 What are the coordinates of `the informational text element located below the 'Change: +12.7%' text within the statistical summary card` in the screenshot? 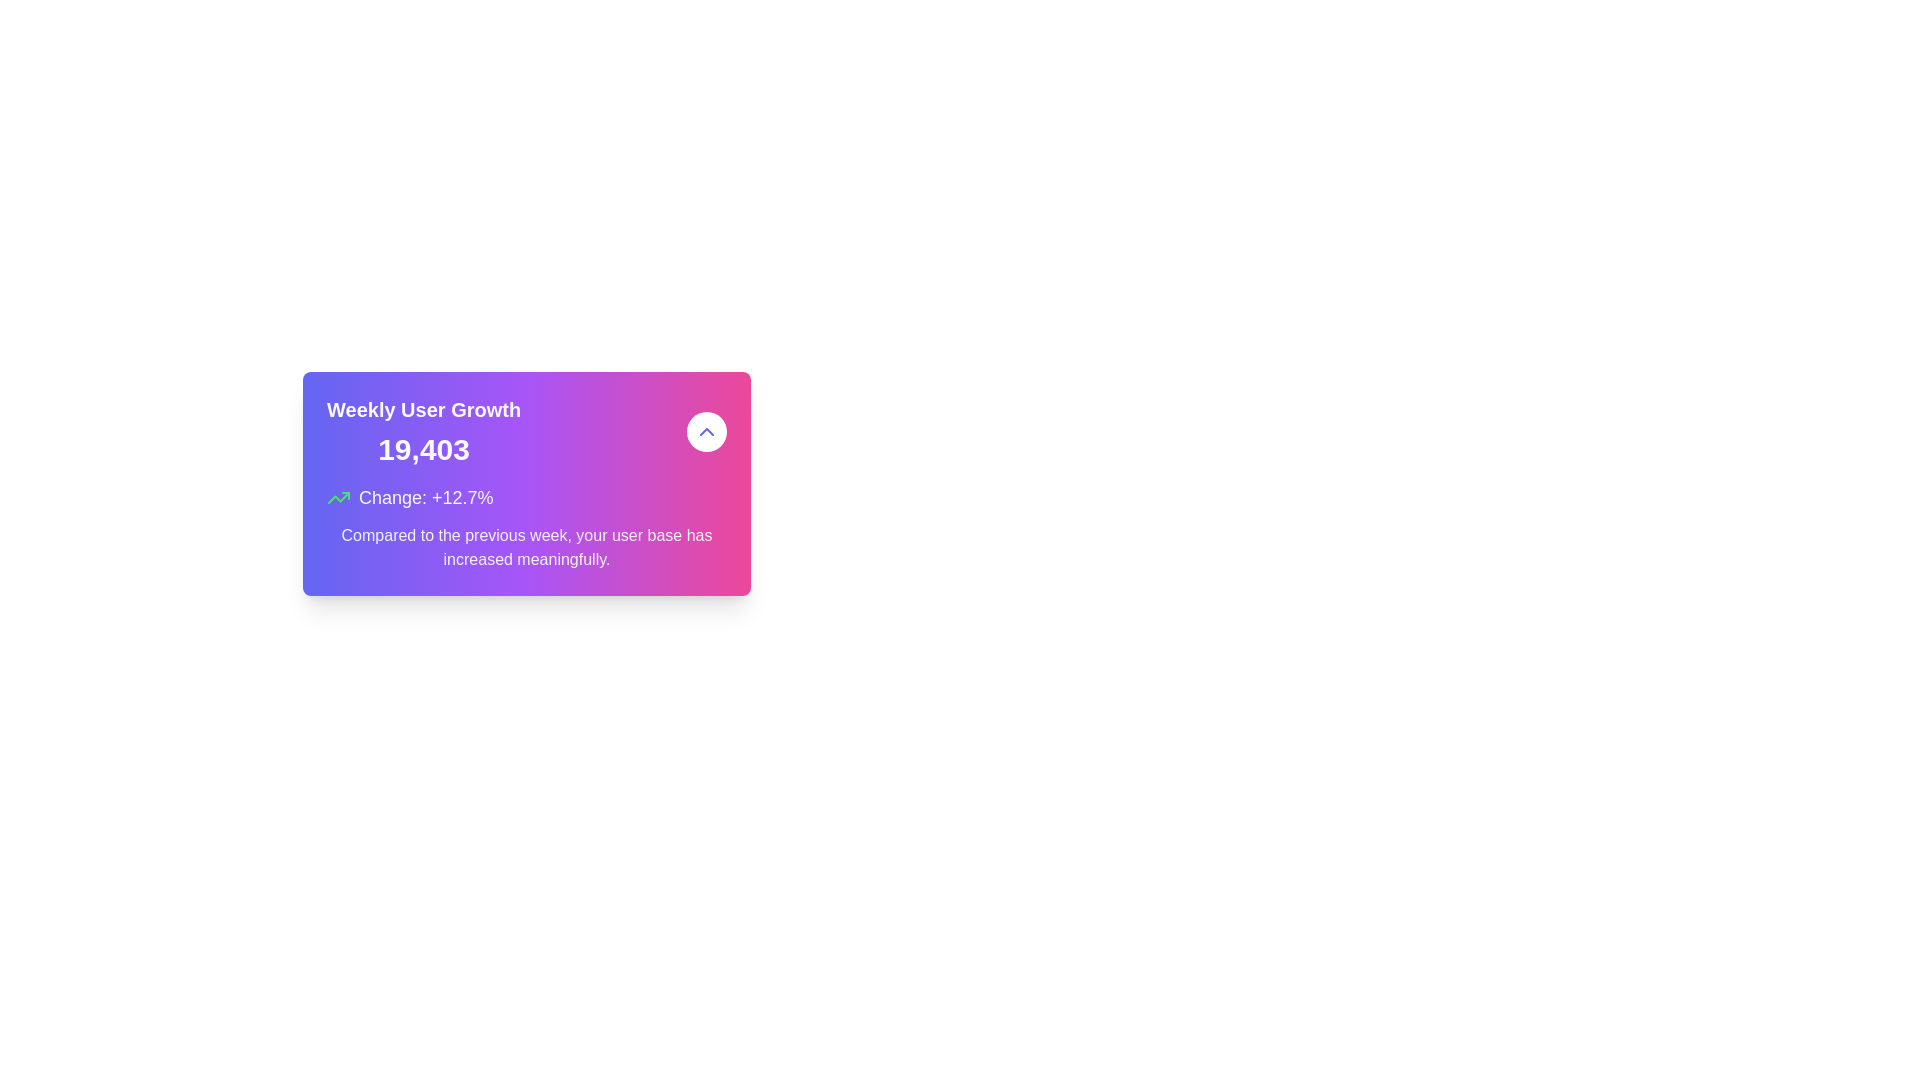 It's located at (527, 547).